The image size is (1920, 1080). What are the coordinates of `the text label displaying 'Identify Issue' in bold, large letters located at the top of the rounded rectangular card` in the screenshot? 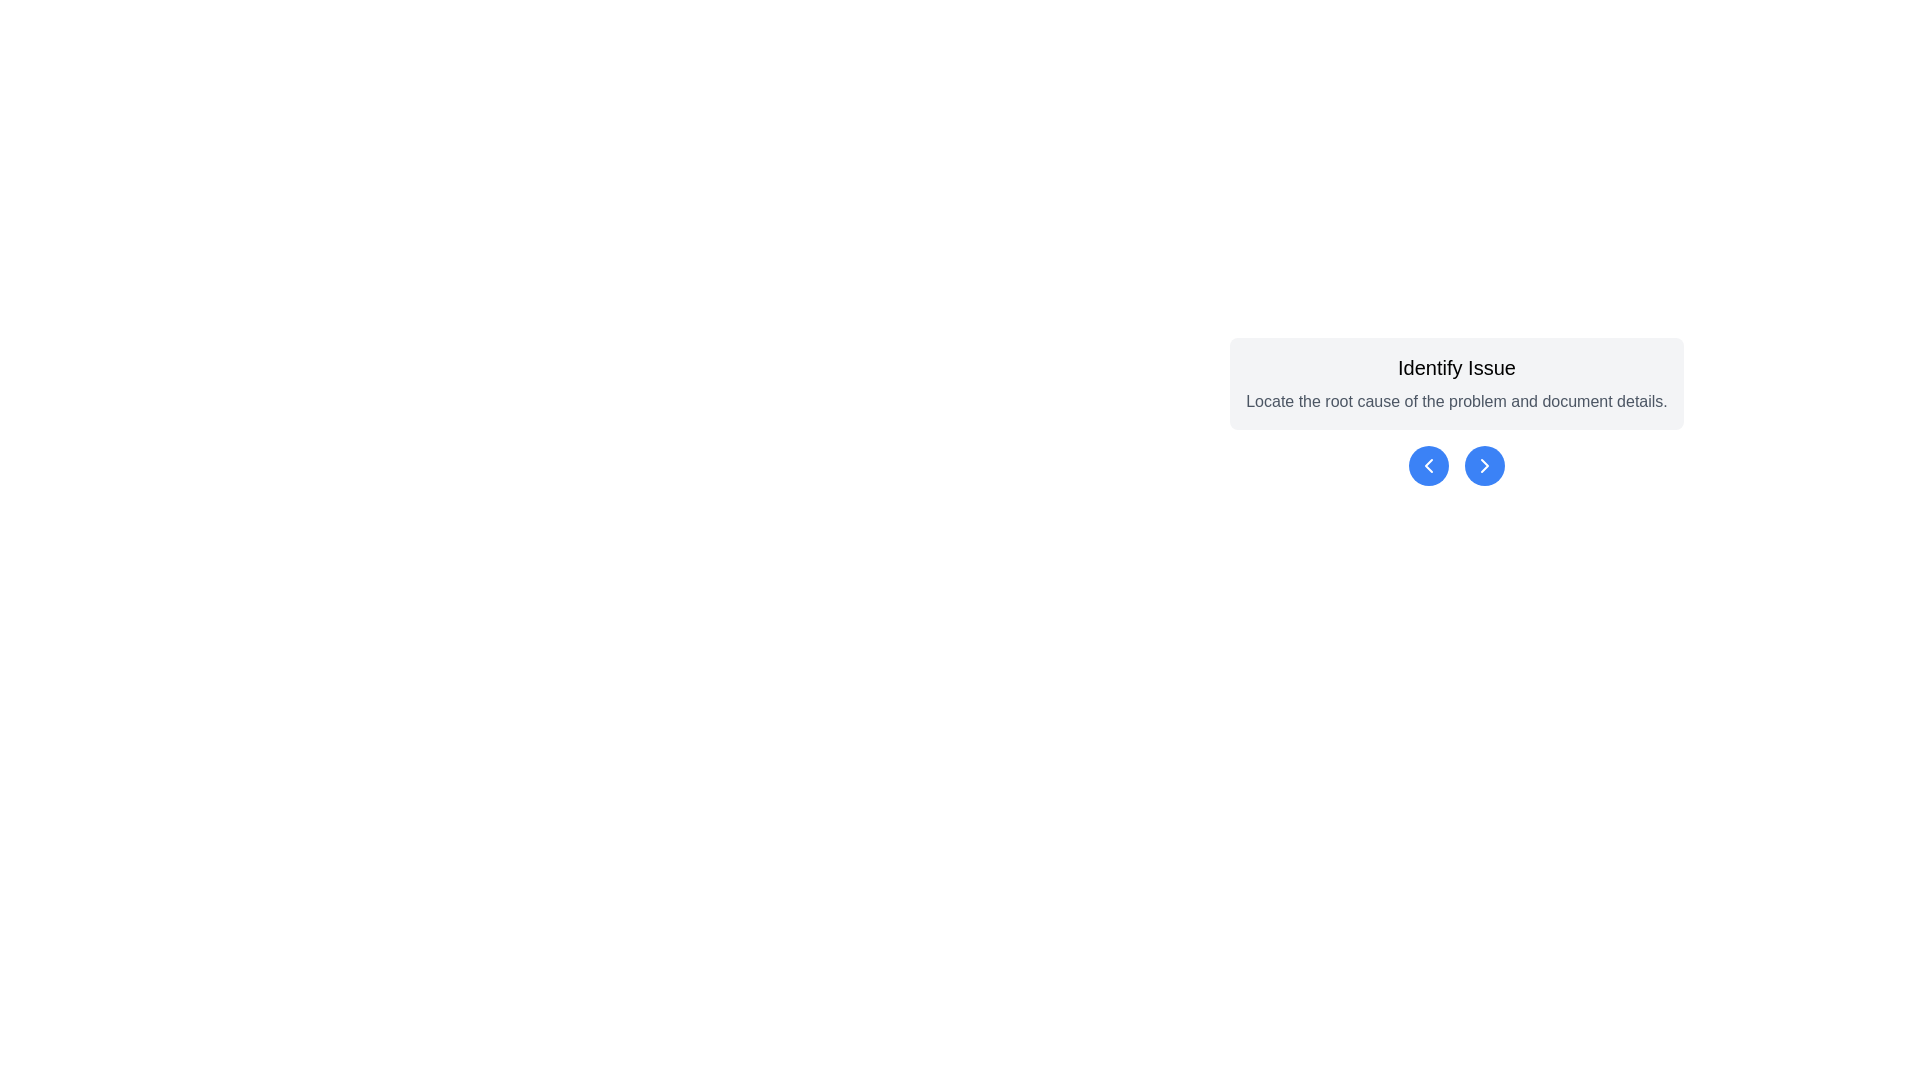 It's located at (1456, 367).